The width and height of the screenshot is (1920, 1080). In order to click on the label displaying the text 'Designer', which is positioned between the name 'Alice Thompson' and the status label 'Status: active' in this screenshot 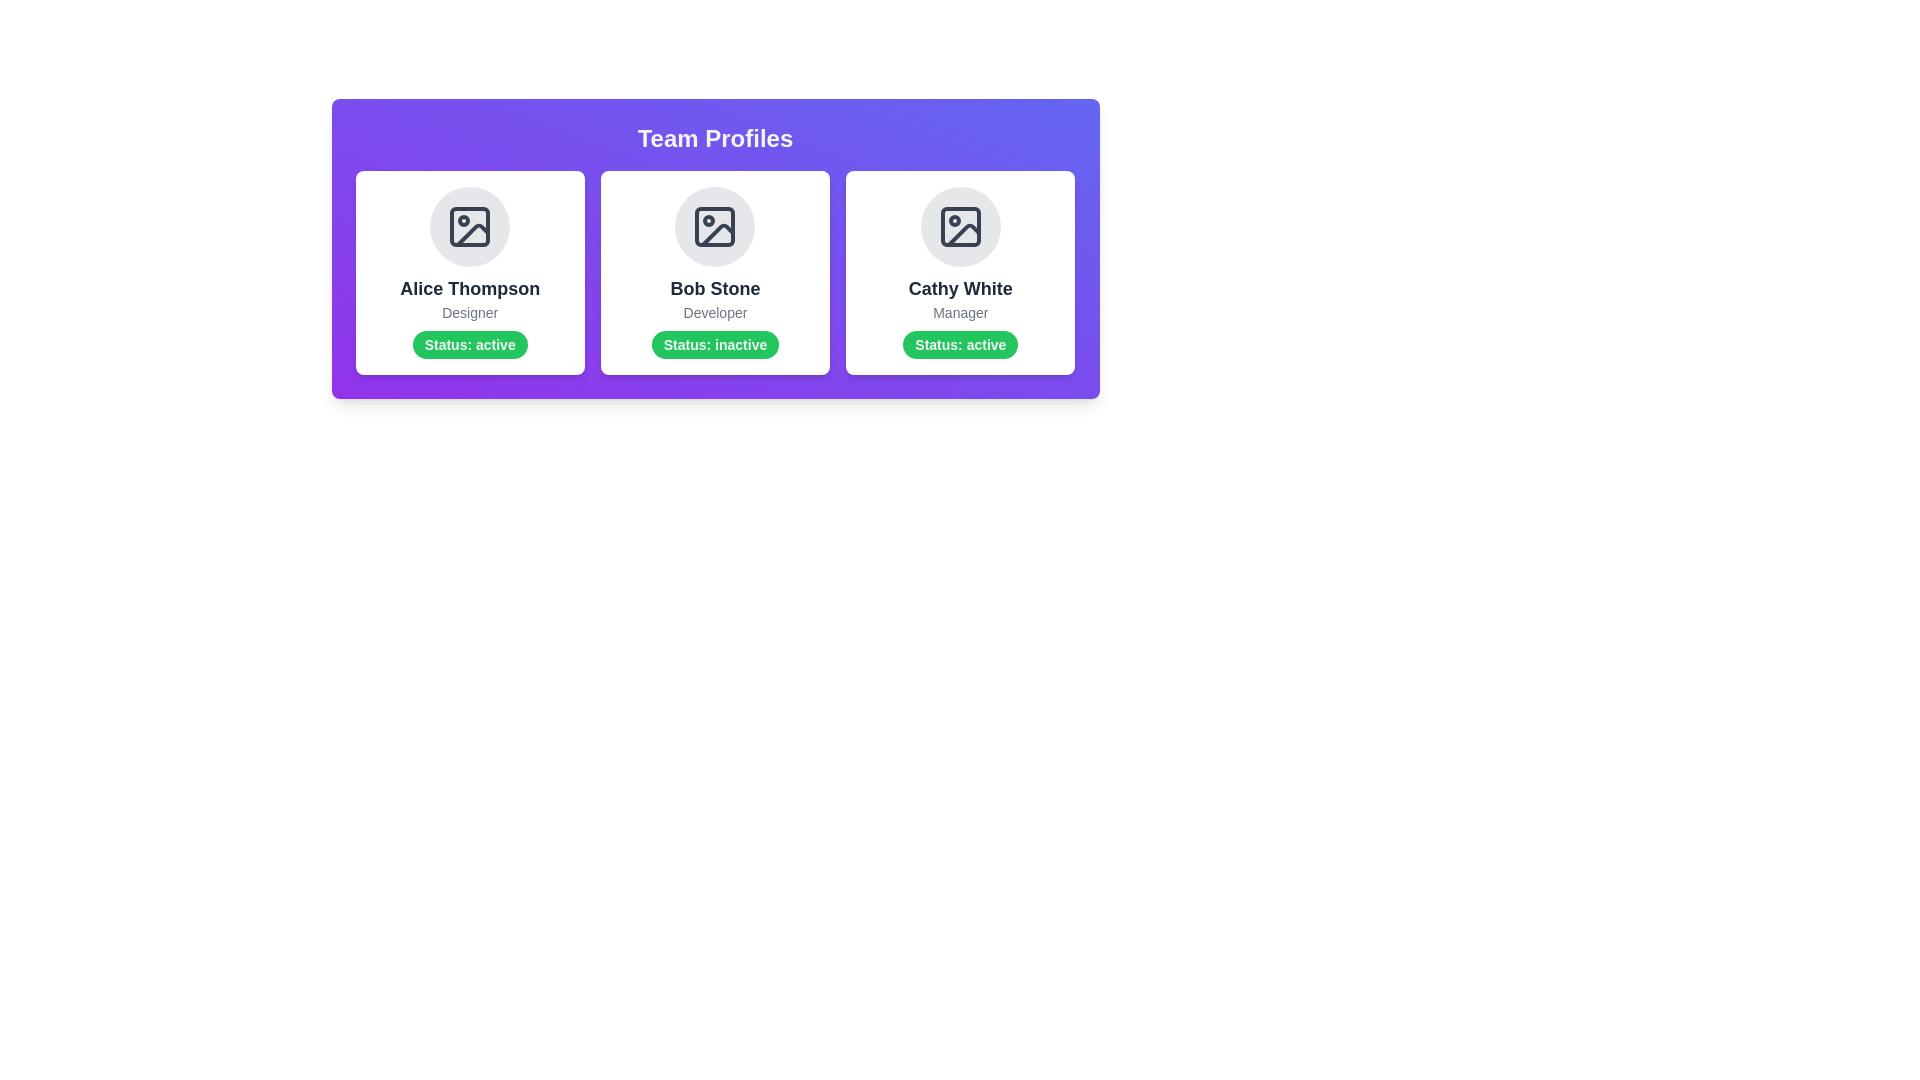, I will do `click(469, 312)`.